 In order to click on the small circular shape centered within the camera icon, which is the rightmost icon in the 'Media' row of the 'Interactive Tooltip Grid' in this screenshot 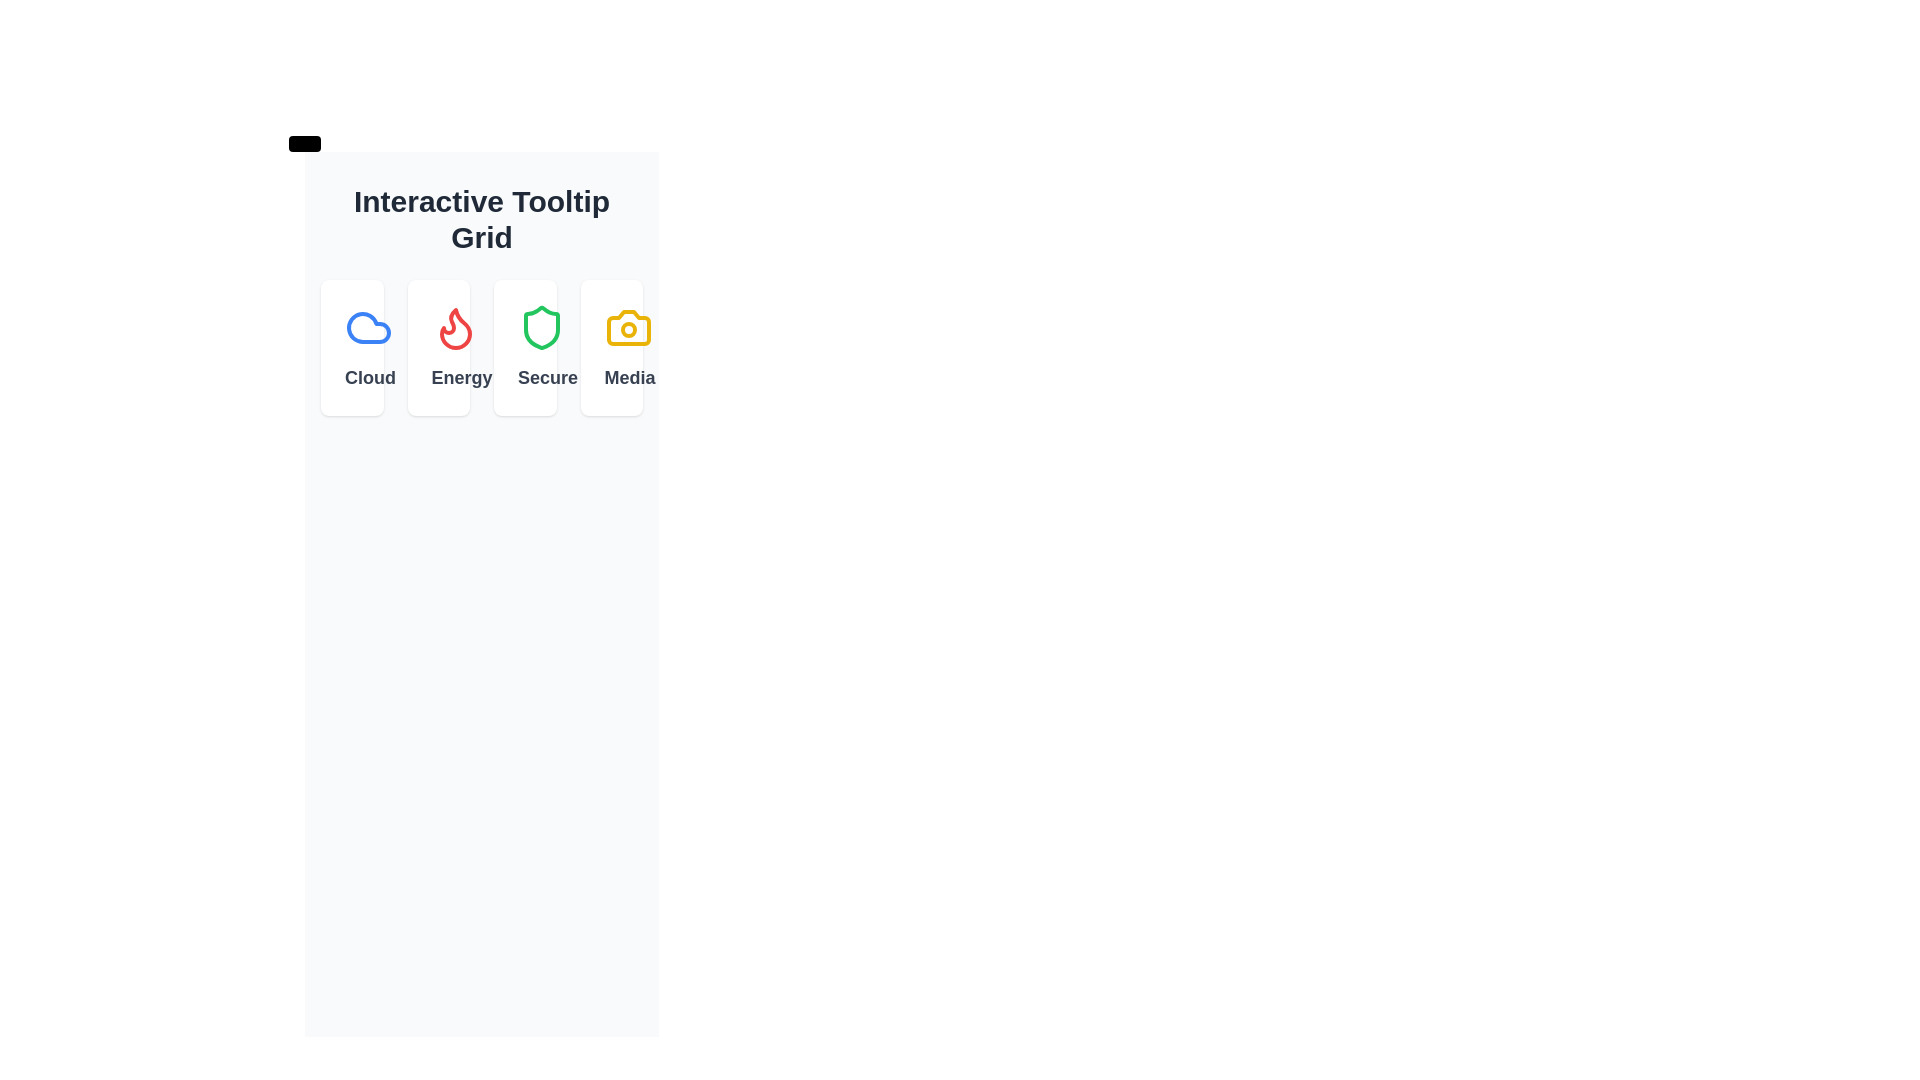, I will do `click(627, 329)`.